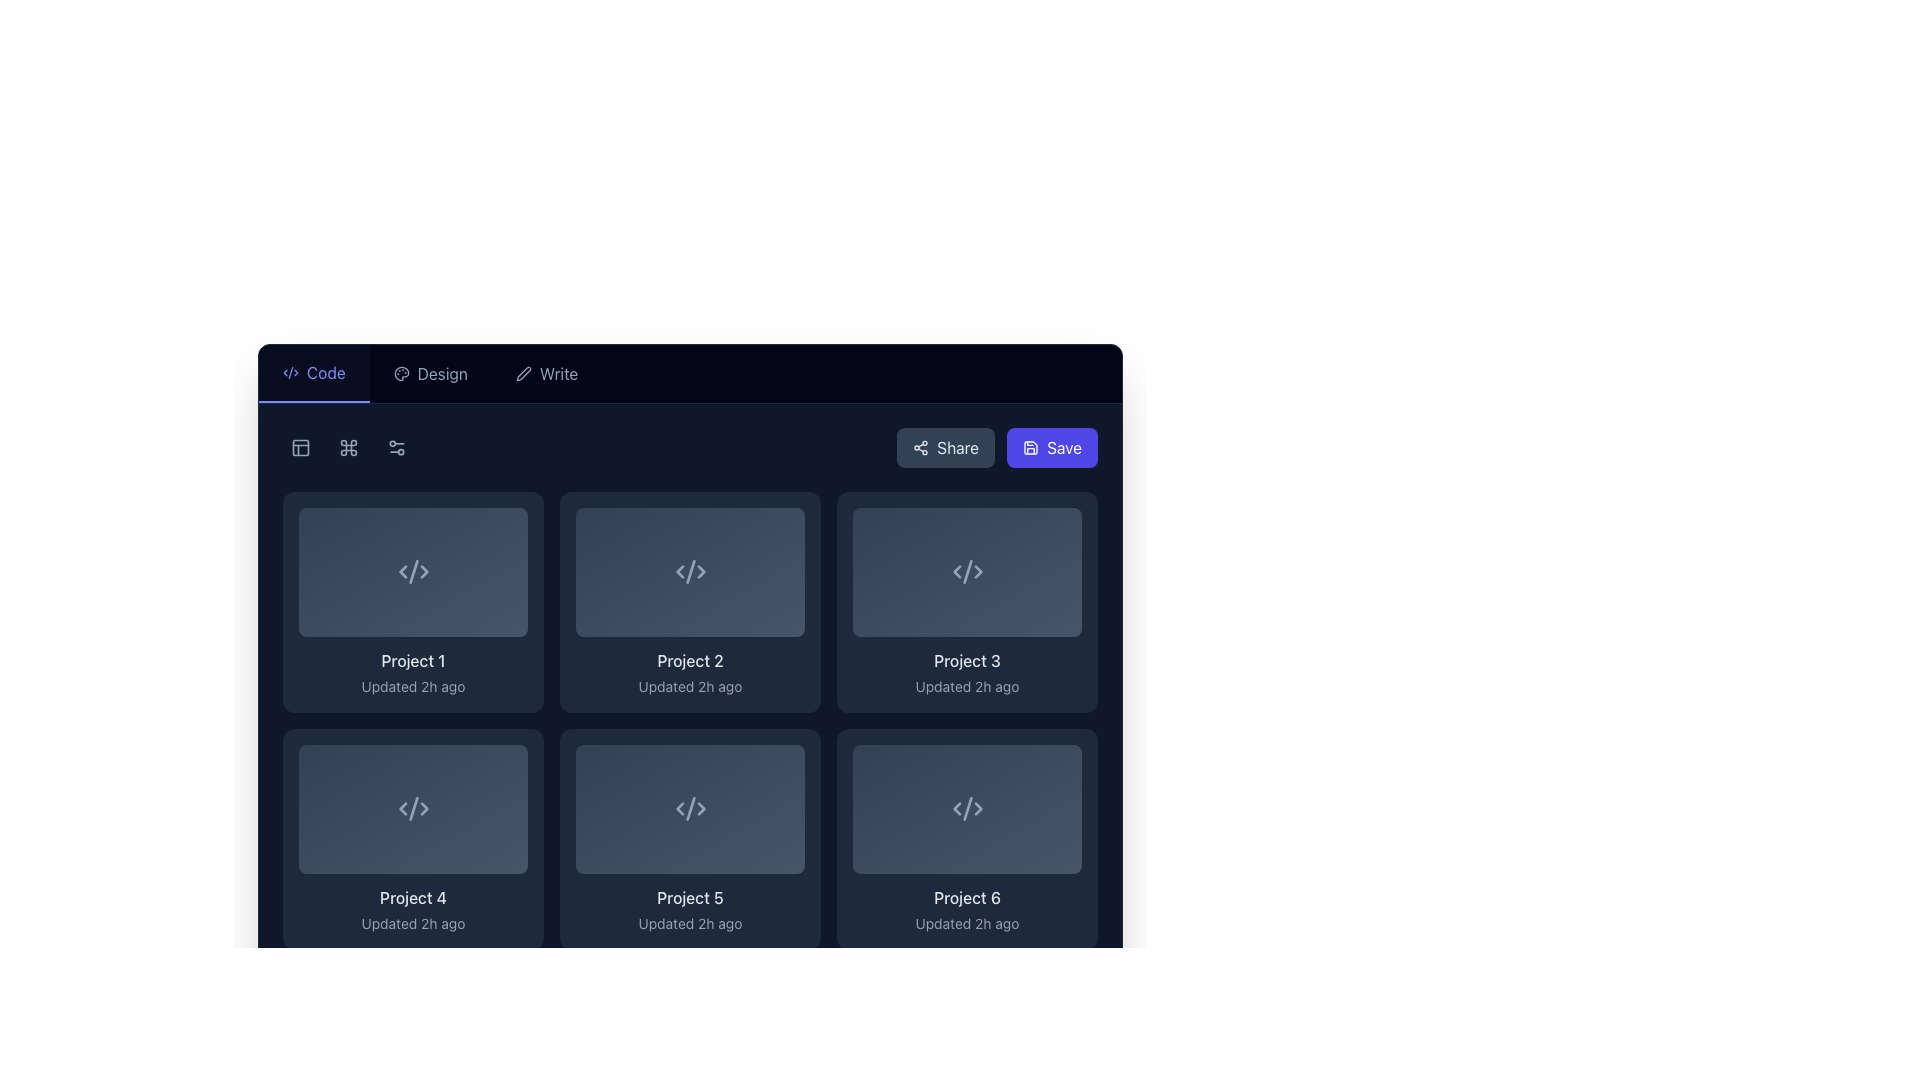 The width and height of the screenshot is (1920, 1080). What do you see at coordinates (967, 572) in the screenshot?
I see `the graphical icon representing the symbols '<>' with a central dash, located within the dark blue card labeled 'Project 3'` at bounding box center [967, 572].